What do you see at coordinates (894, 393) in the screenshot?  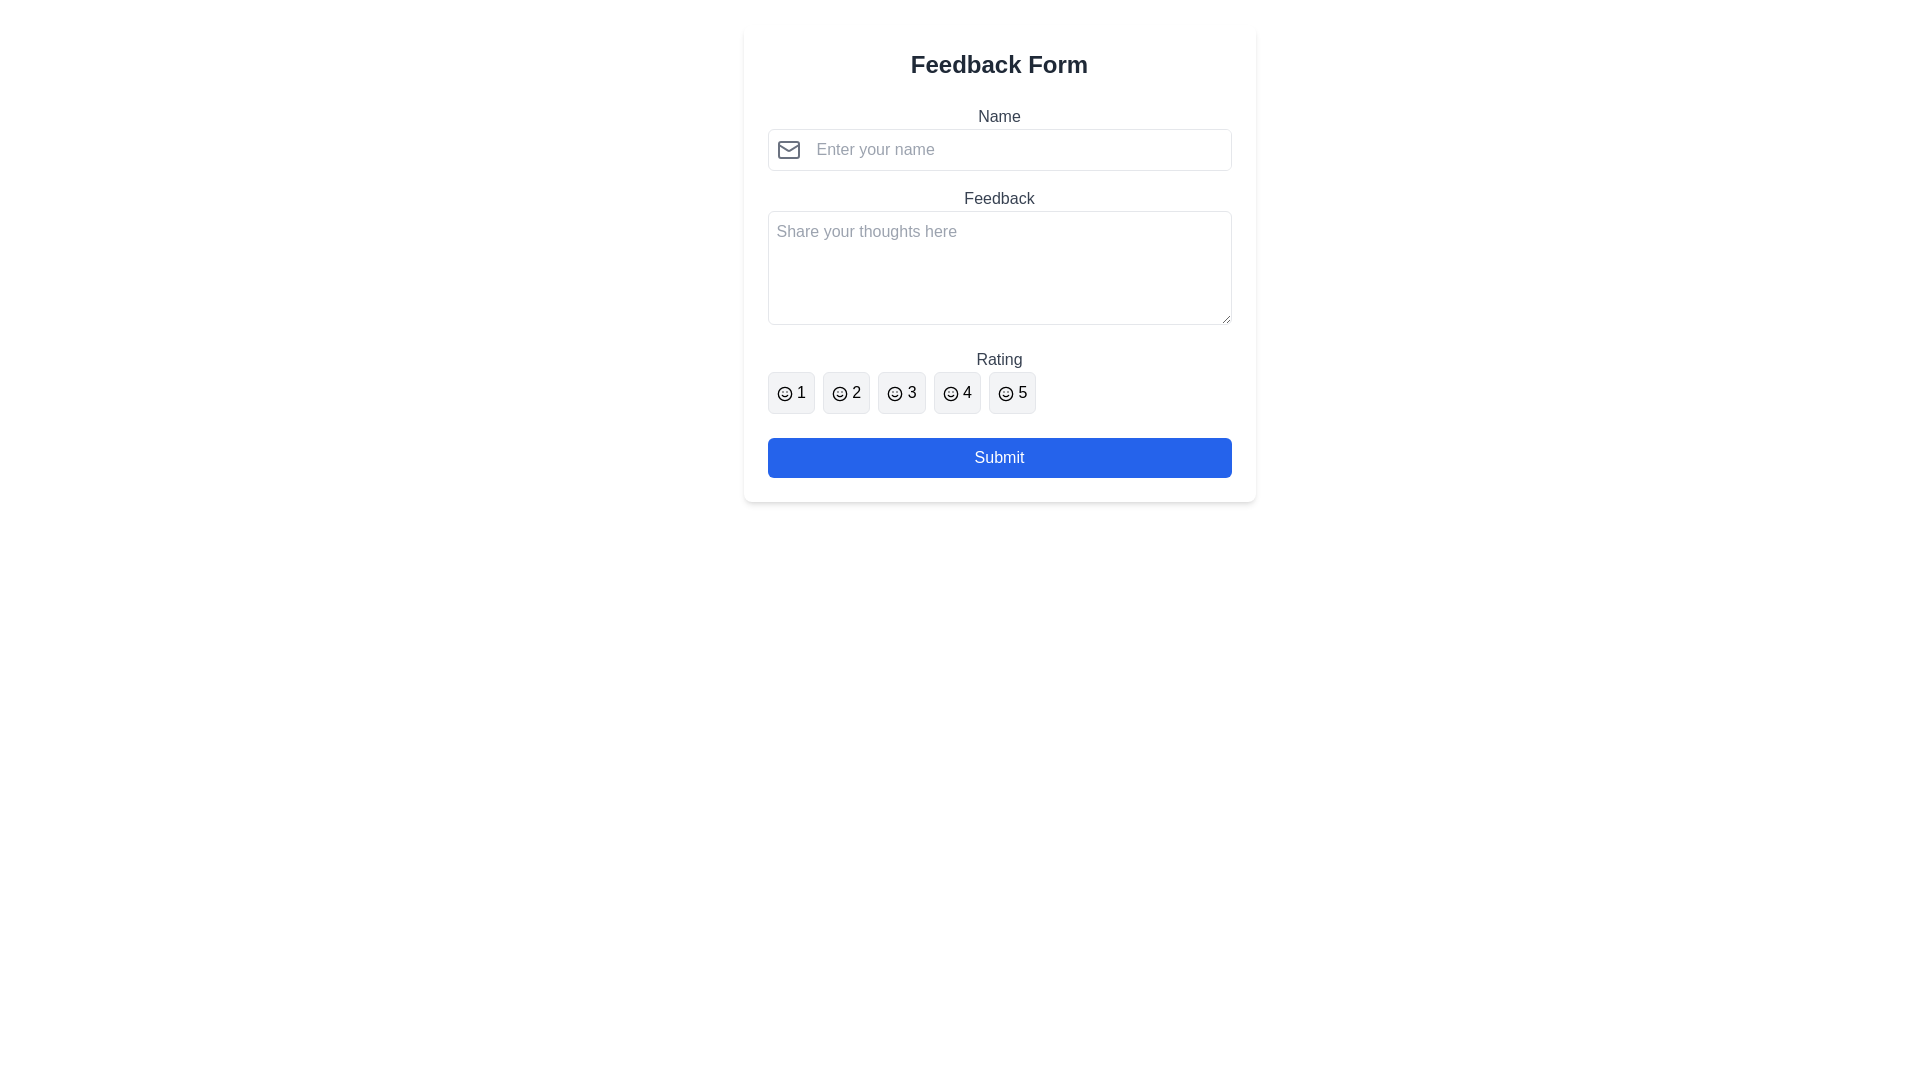 I see `the smiley face icon within the circular outline that represents the rating option '3', positioned third from the left among five rating buttons` at bounding box center [894, 393].